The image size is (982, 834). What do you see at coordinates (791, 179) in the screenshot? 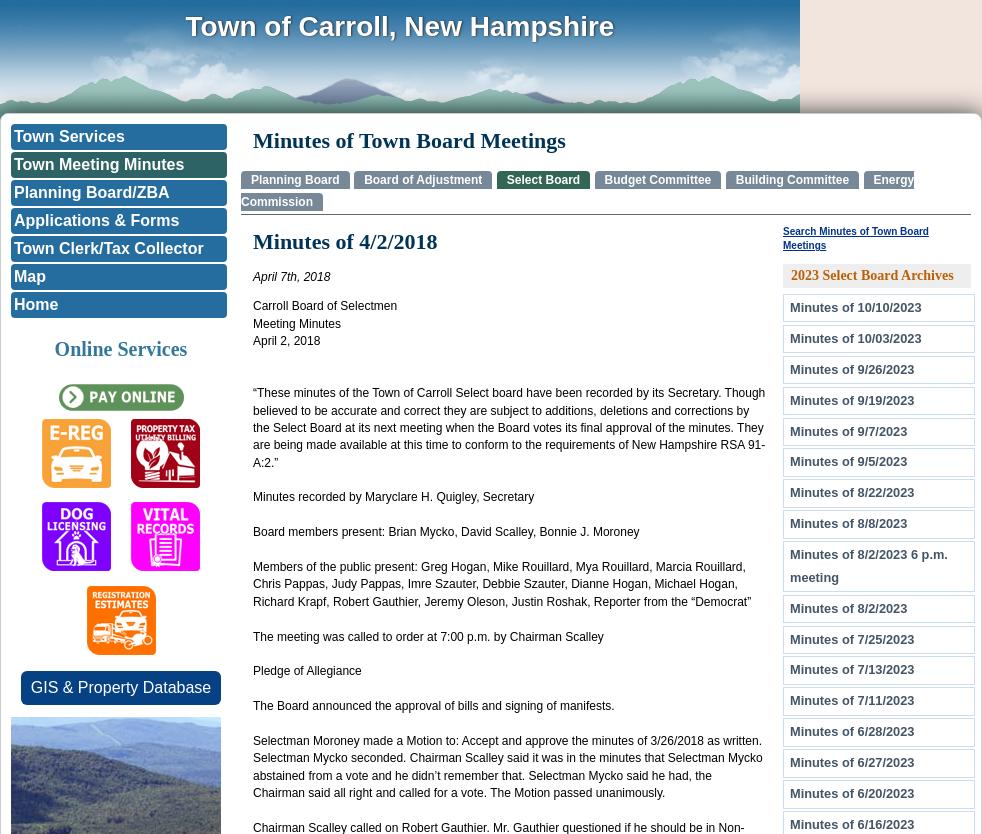
I see `'Building Committee'` at bounding box center [791, 179].